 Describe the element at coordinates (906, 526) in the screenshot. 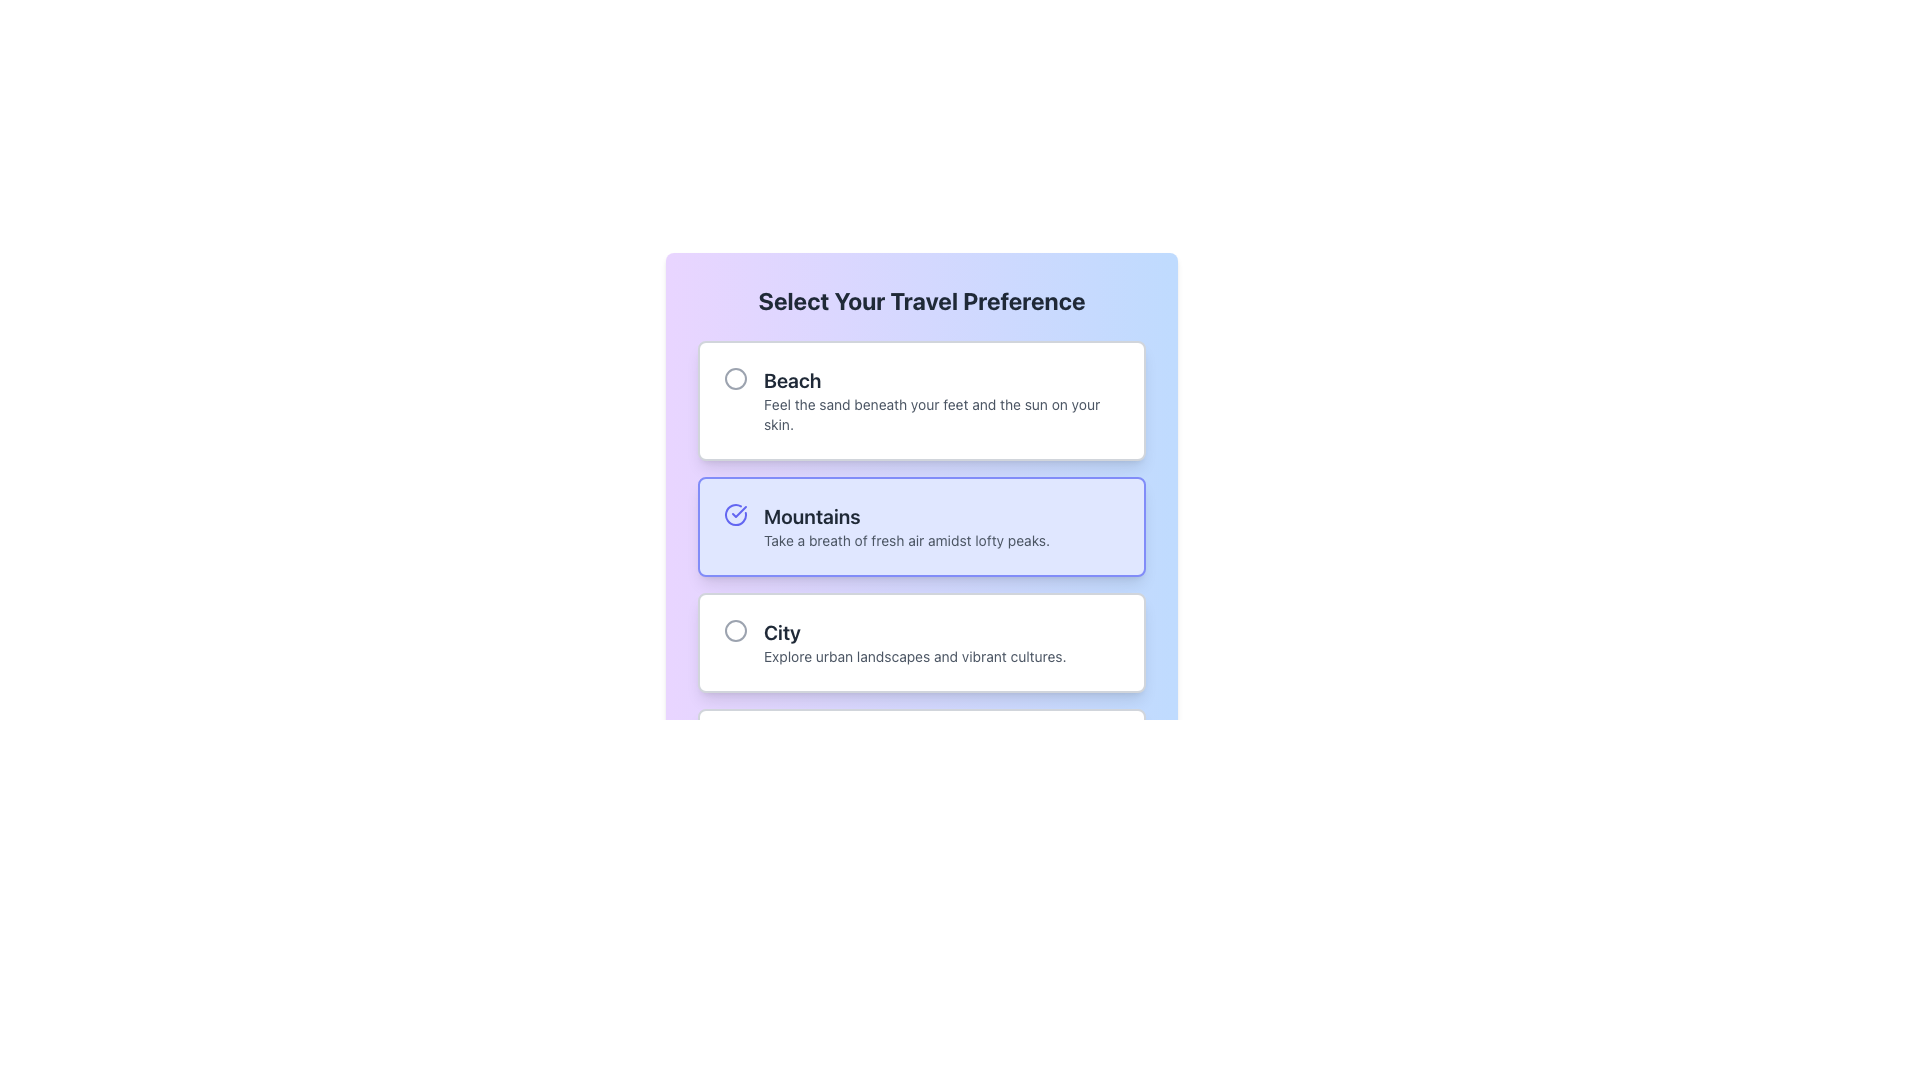

I see `the text block titled 'Mountains' which is prominently styled with a bold font and contains a description underneath` at that location.